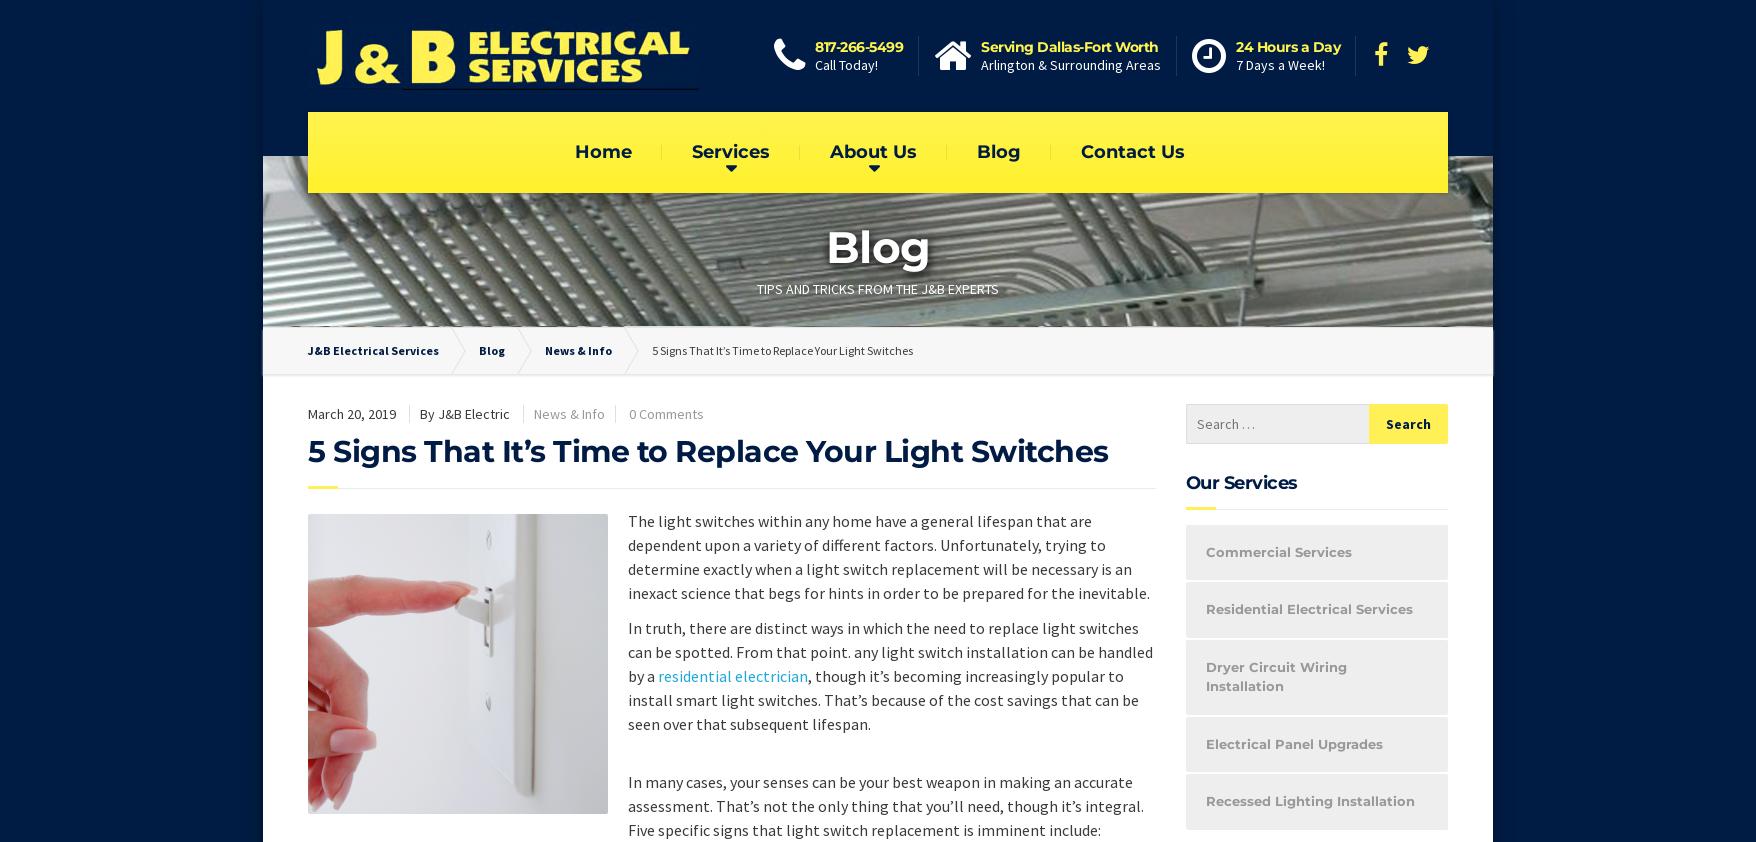 The height and width of the screenshot is (842, 1756). What do you see at coordinates (1277, 550) in the screenshot?
I see `'Commercial Services'` at bounding box center [1277, 550].